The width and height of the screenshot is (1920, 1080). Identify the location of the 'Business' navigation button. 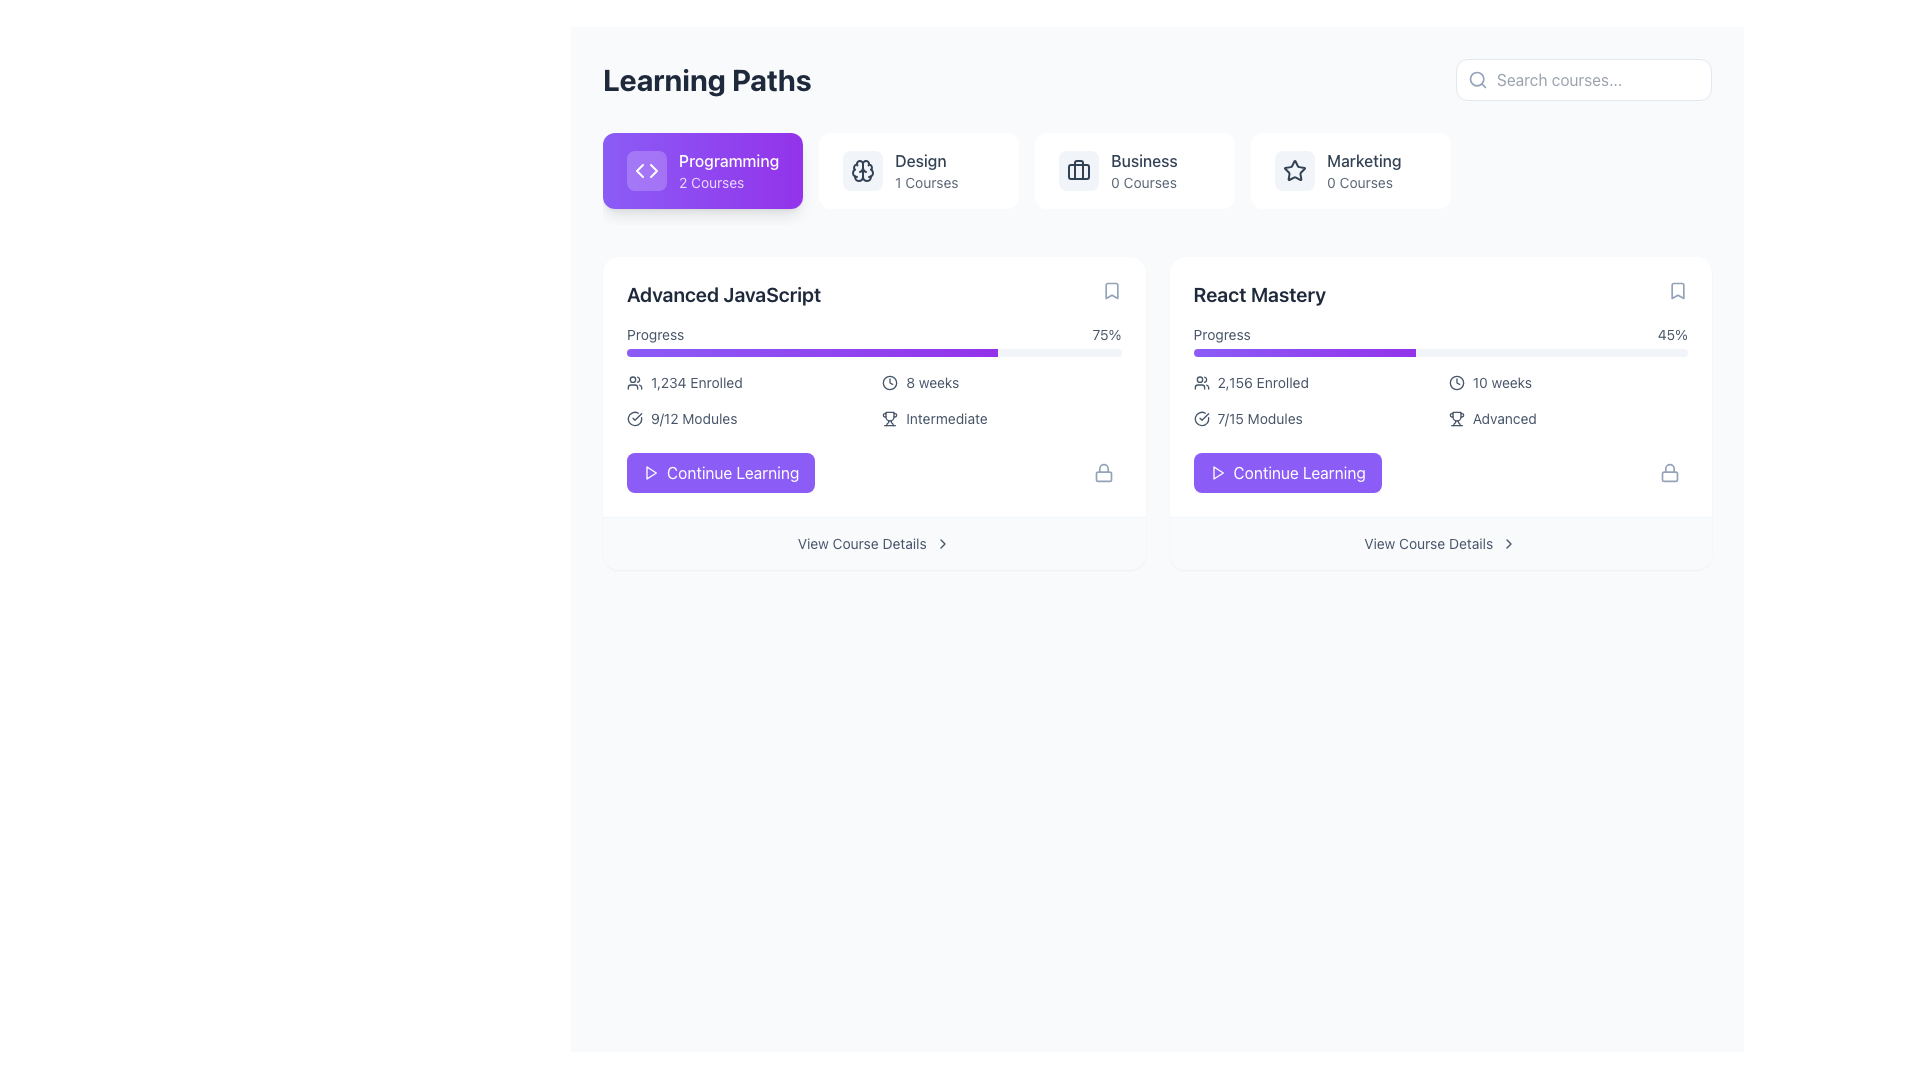
(1135, 169).